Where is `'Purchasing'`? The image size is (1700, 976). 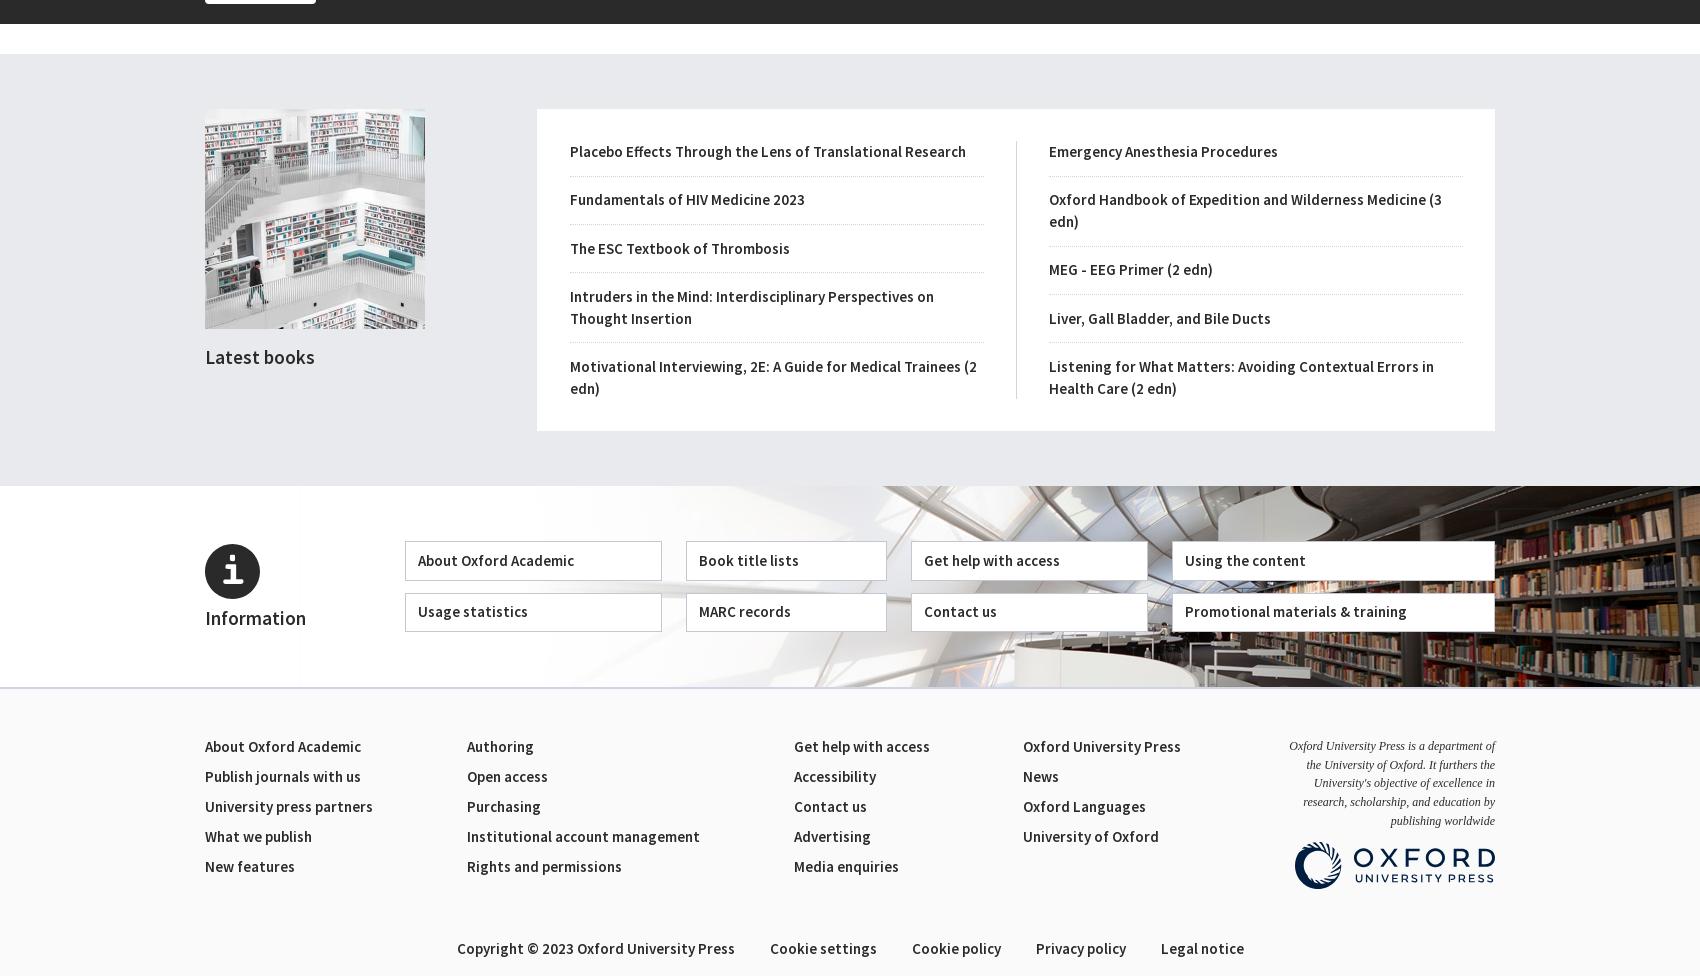 'Purchasing' is located at coordinates (503, 806).